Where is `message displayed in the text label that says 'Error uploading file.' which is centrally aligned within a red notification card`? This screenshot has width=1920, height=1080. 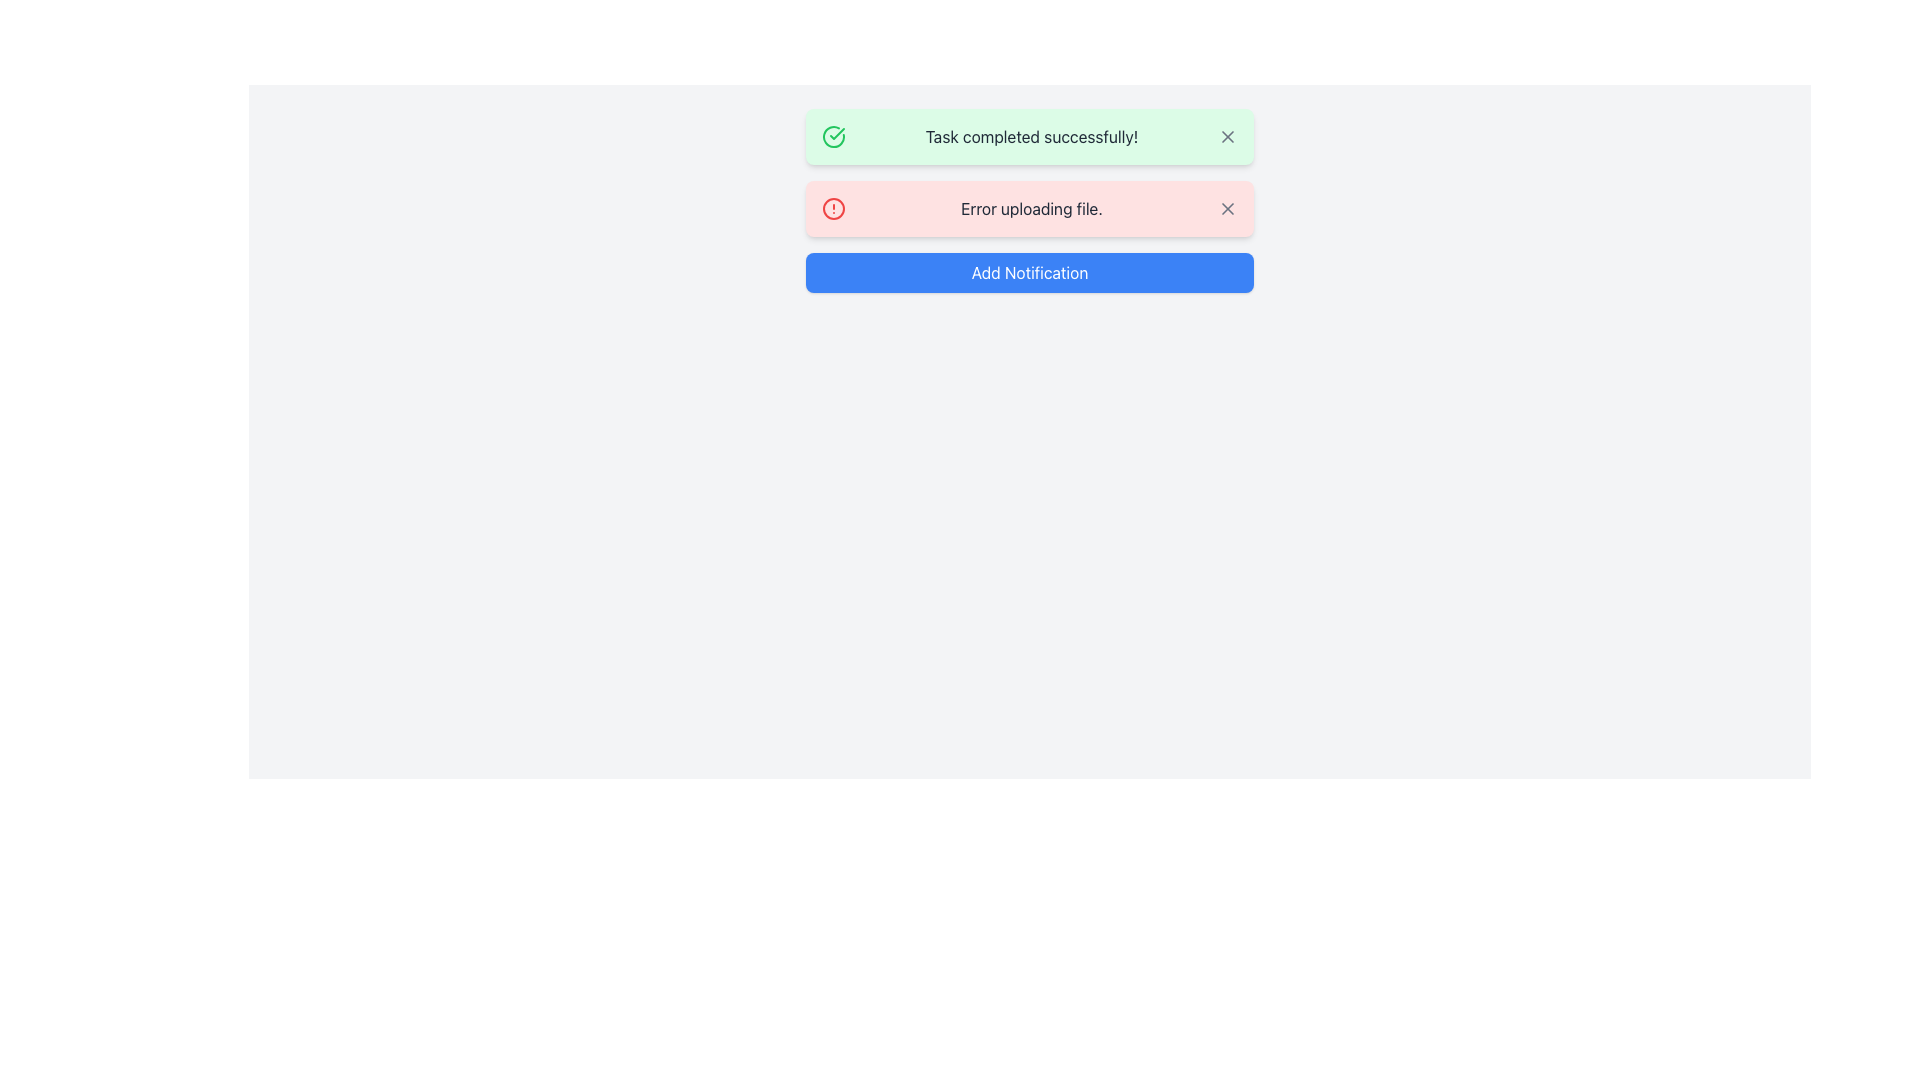 message displayed in the text label that says 'Error uploading file.' which is centrally aligned within a red notification card is located at coordinates (1032, 208).